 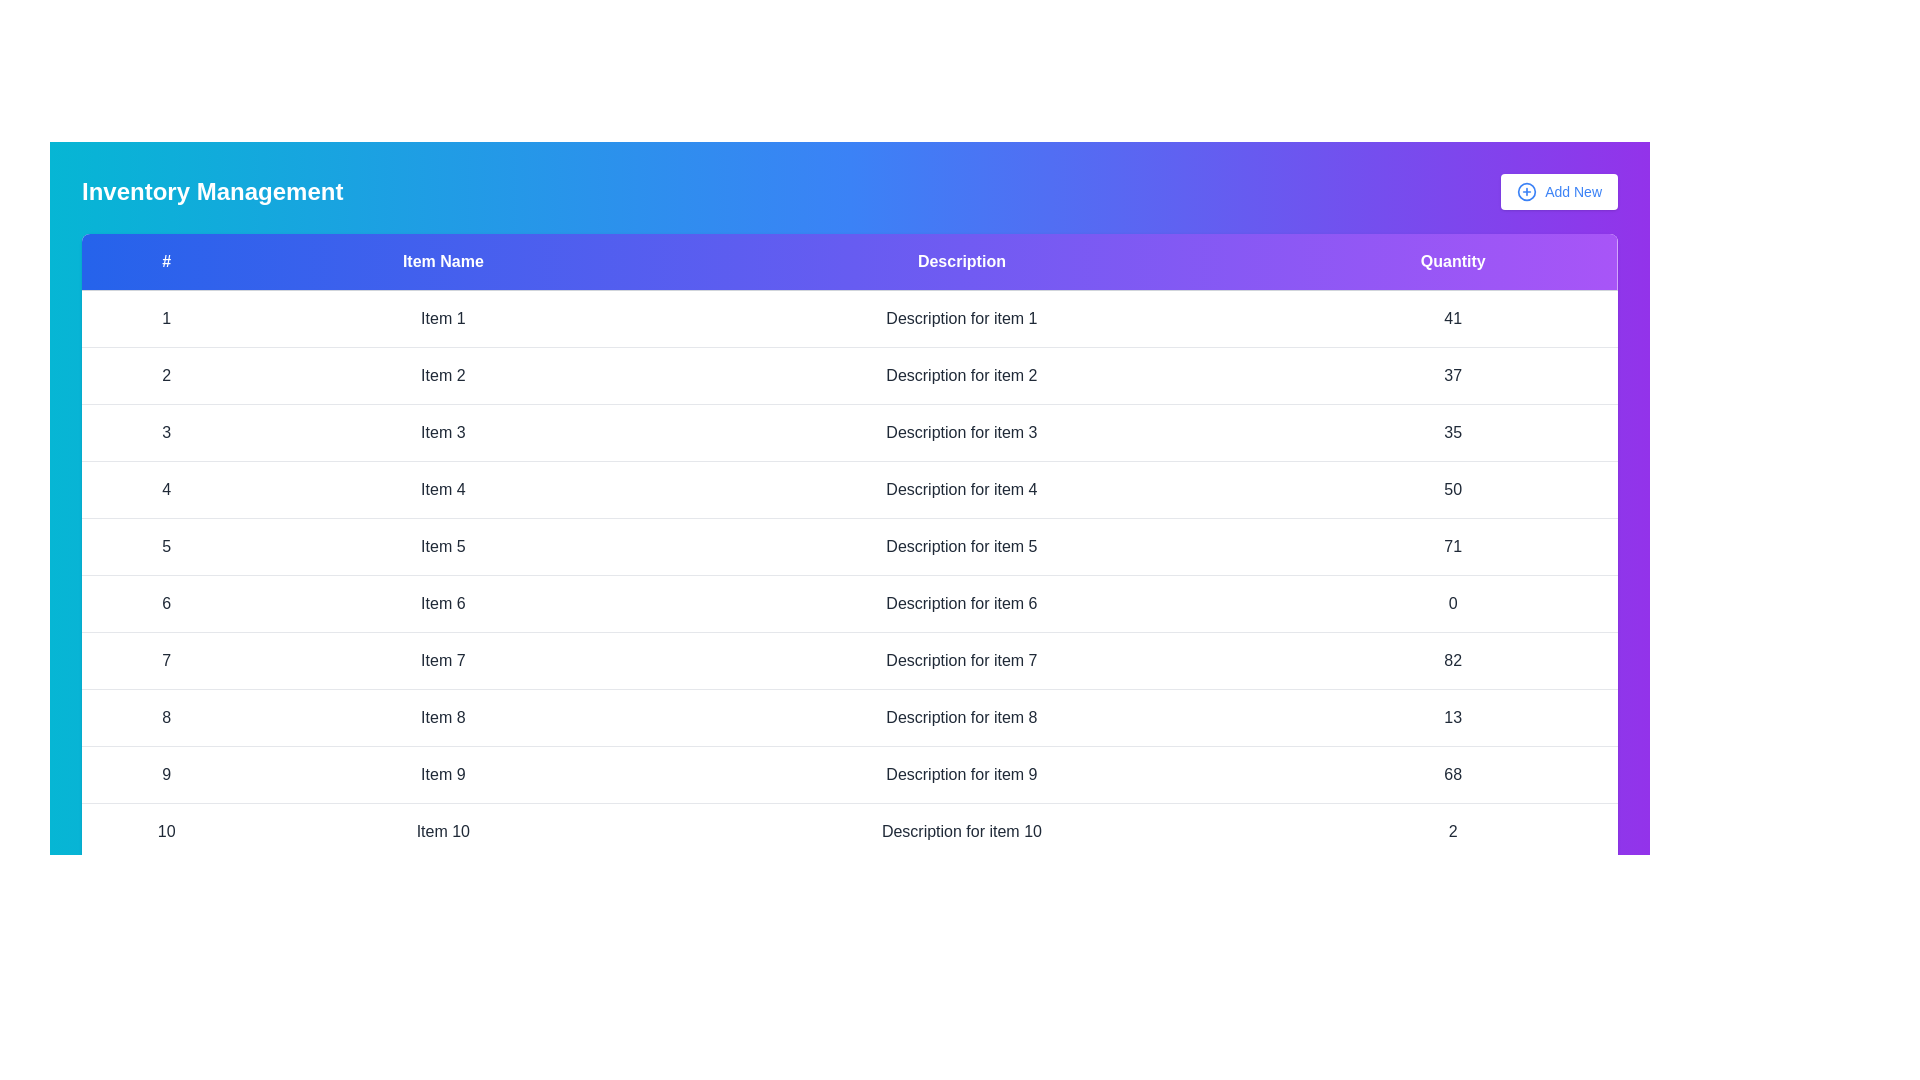 I want to click on the 'Add New' button to initiate the action, so click(x=1558, y=192).